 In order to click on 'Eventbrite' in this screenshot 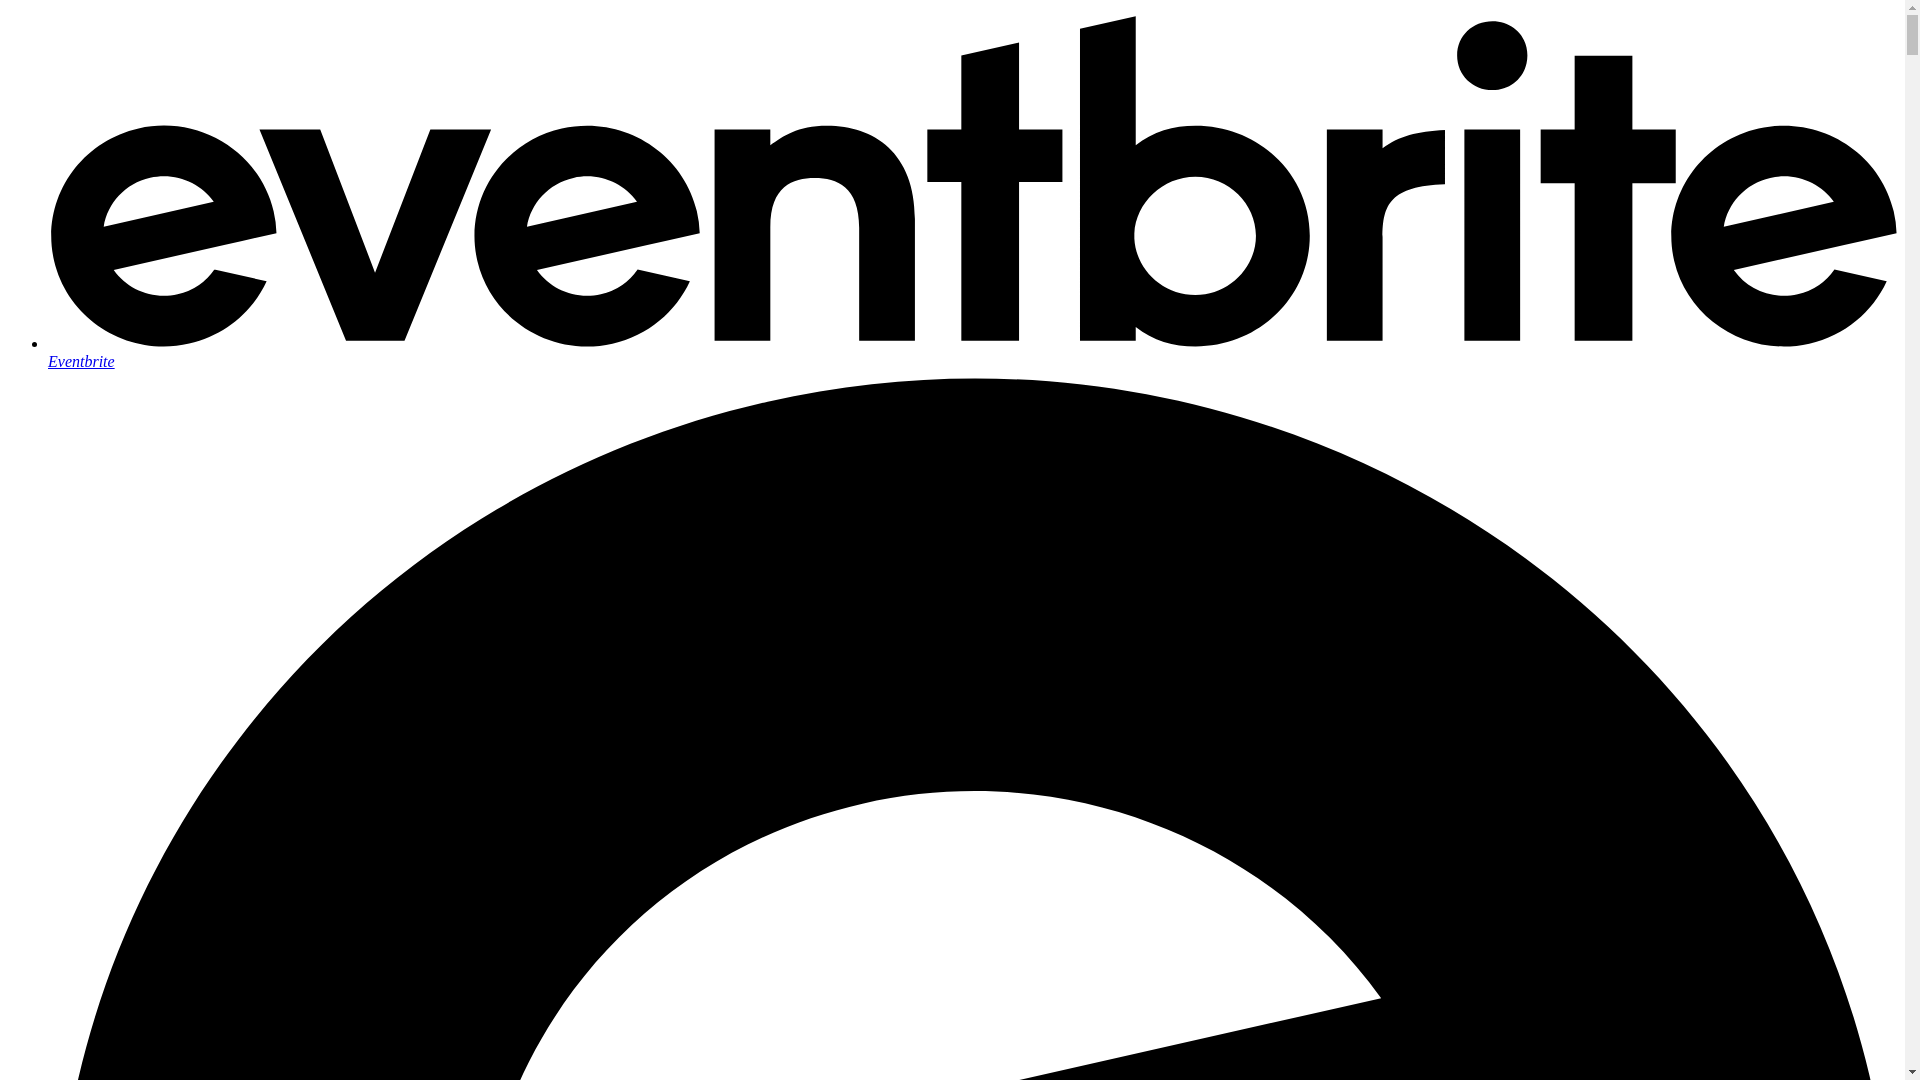, I will do `click(972, 351)`.